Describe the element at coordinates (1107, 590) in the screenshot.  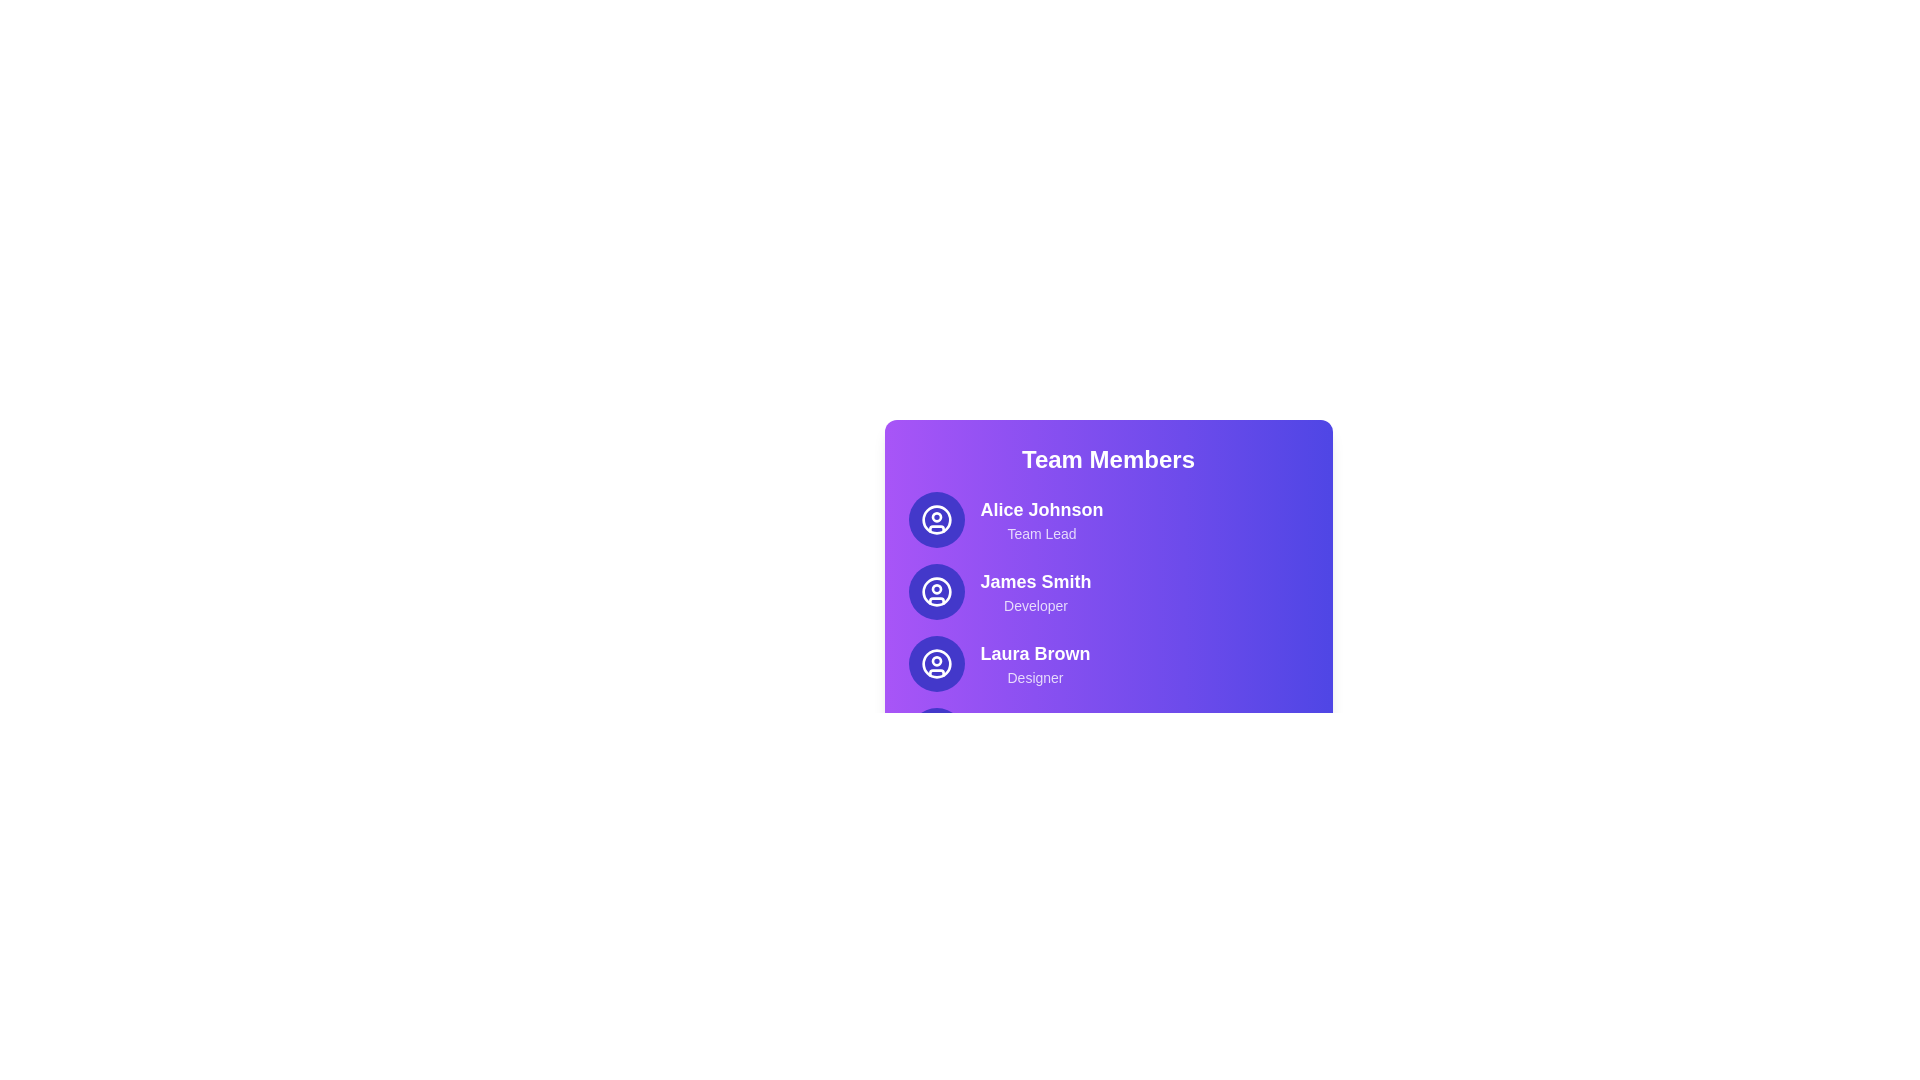
I see `the second list item representing a team member, located between 'Alice Johnson' and 'Laura Brown'` at that location.